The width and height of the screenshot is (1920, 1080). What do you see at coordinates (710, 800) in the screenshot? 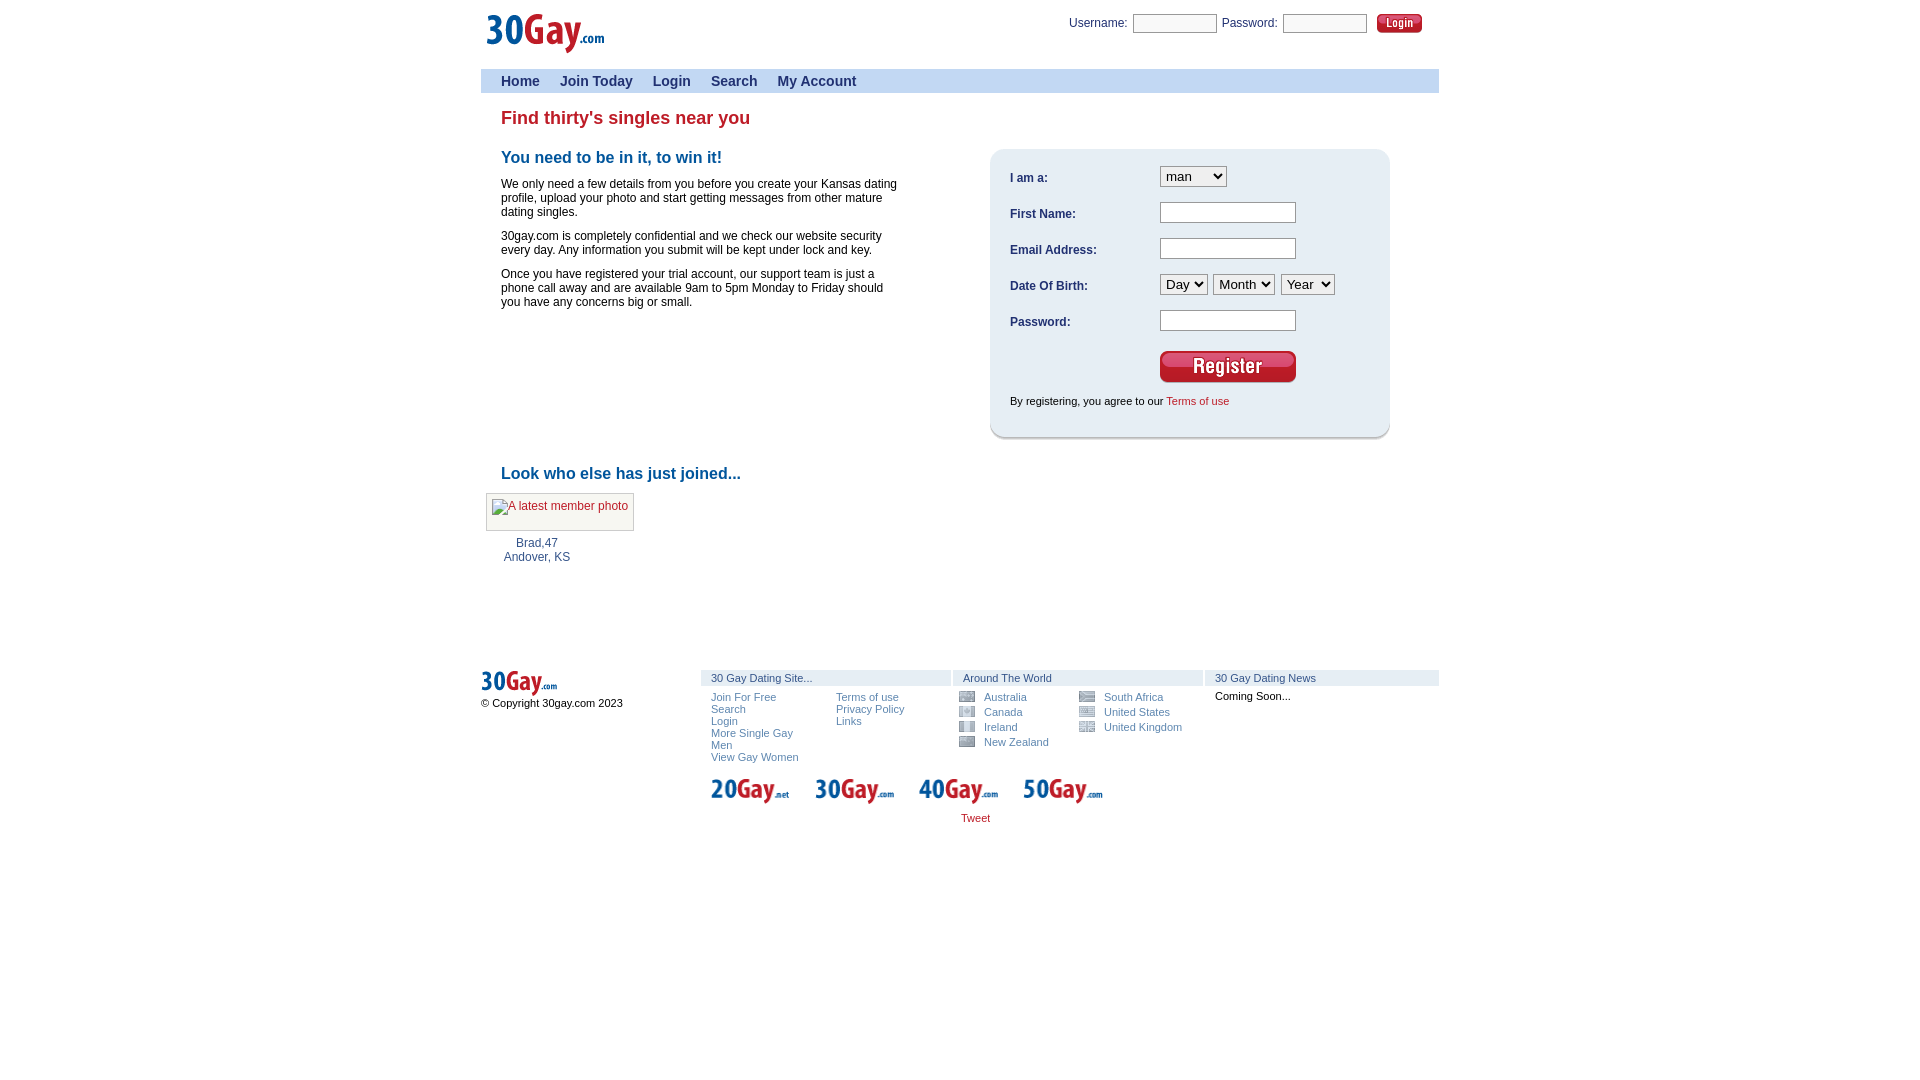
I see `'20 Gay Dating - 20gay.net'` at bounding box center [710, 800].